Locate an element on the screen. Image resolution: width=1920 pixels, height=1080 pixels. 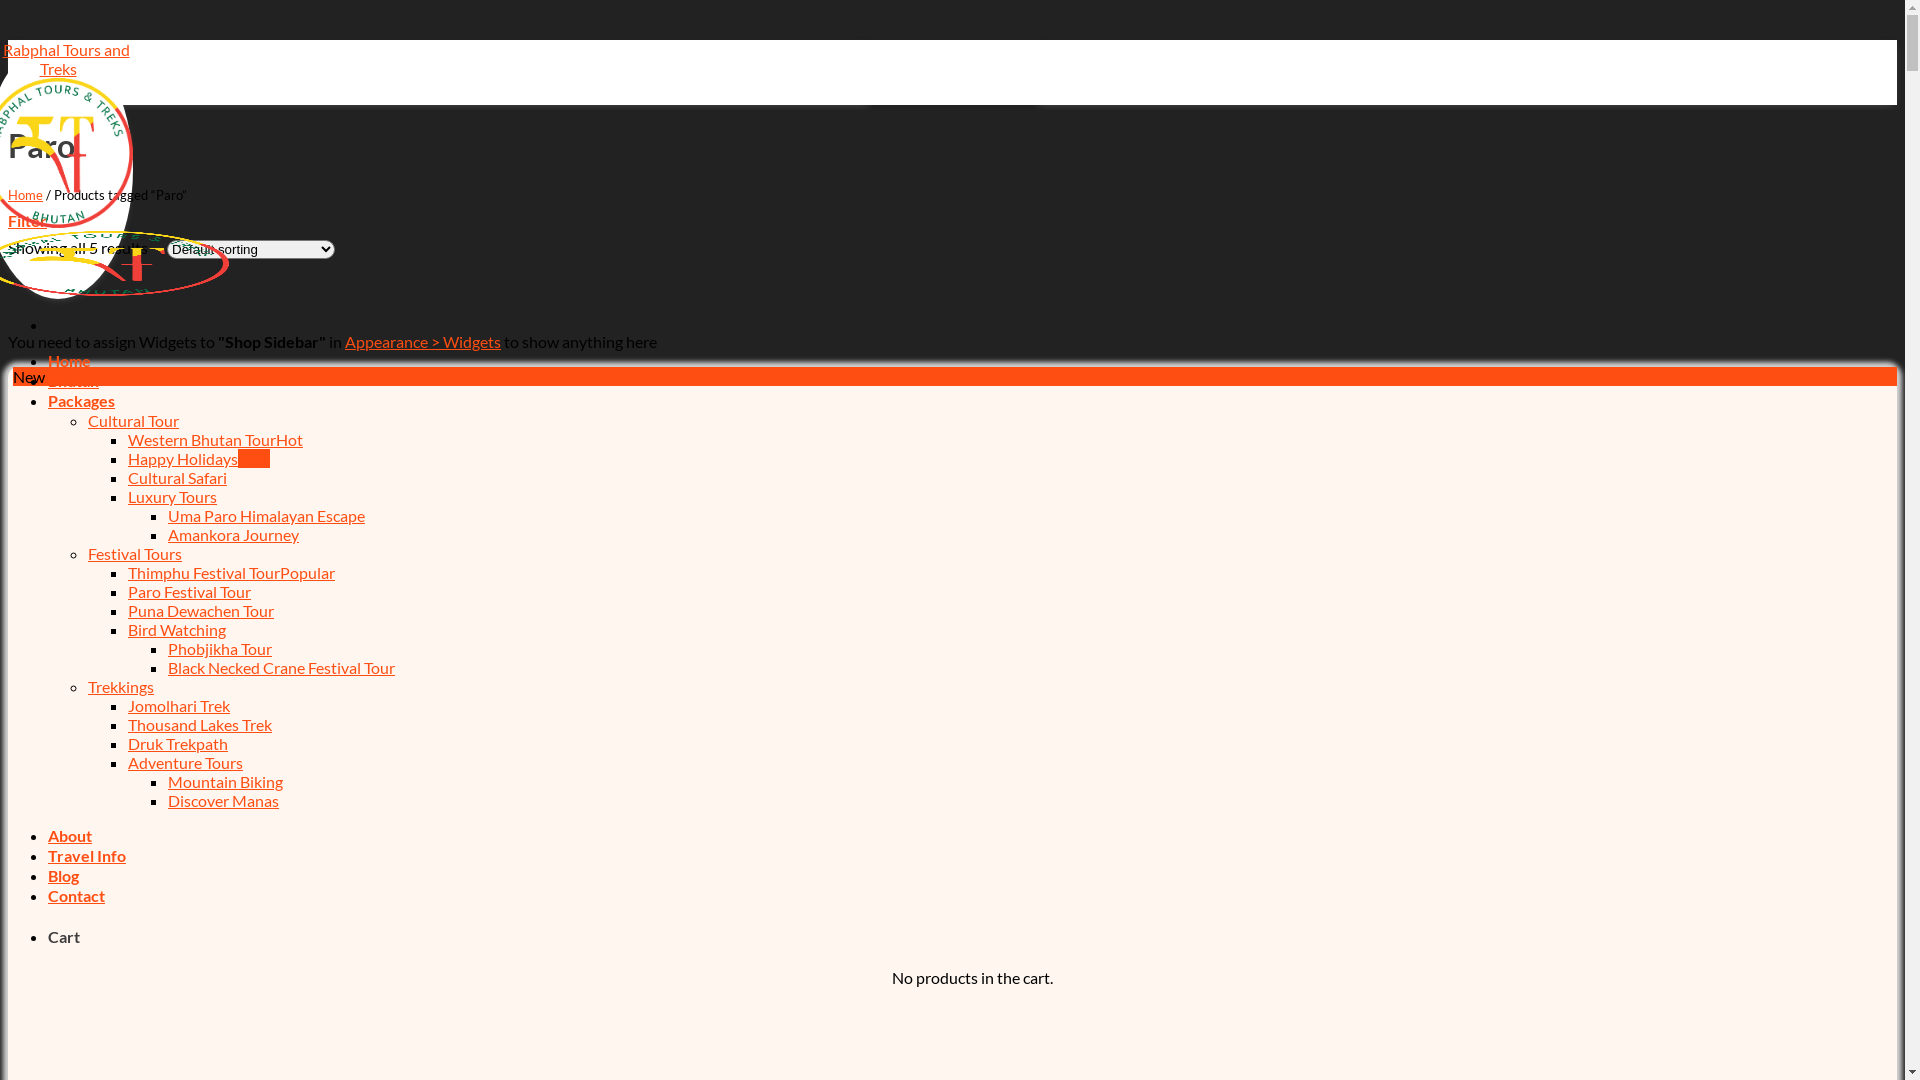
'Luxury Tours' is located at coordinates (172, 495).